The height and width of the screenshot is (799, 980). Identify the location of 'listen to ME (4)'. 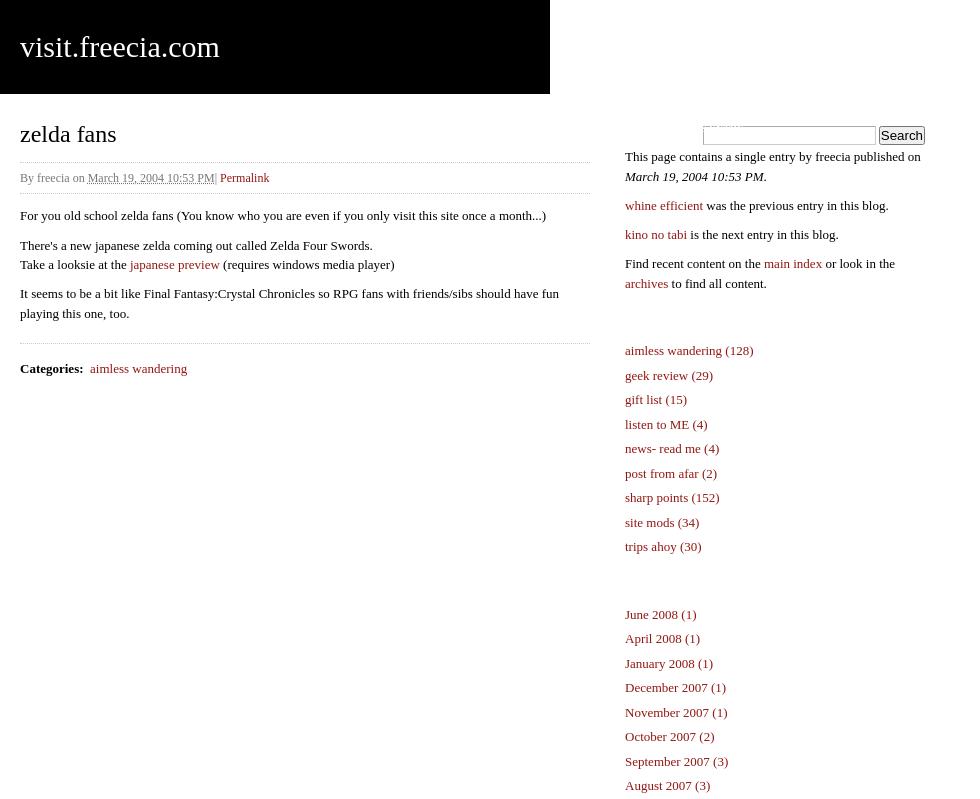
(666, 422).